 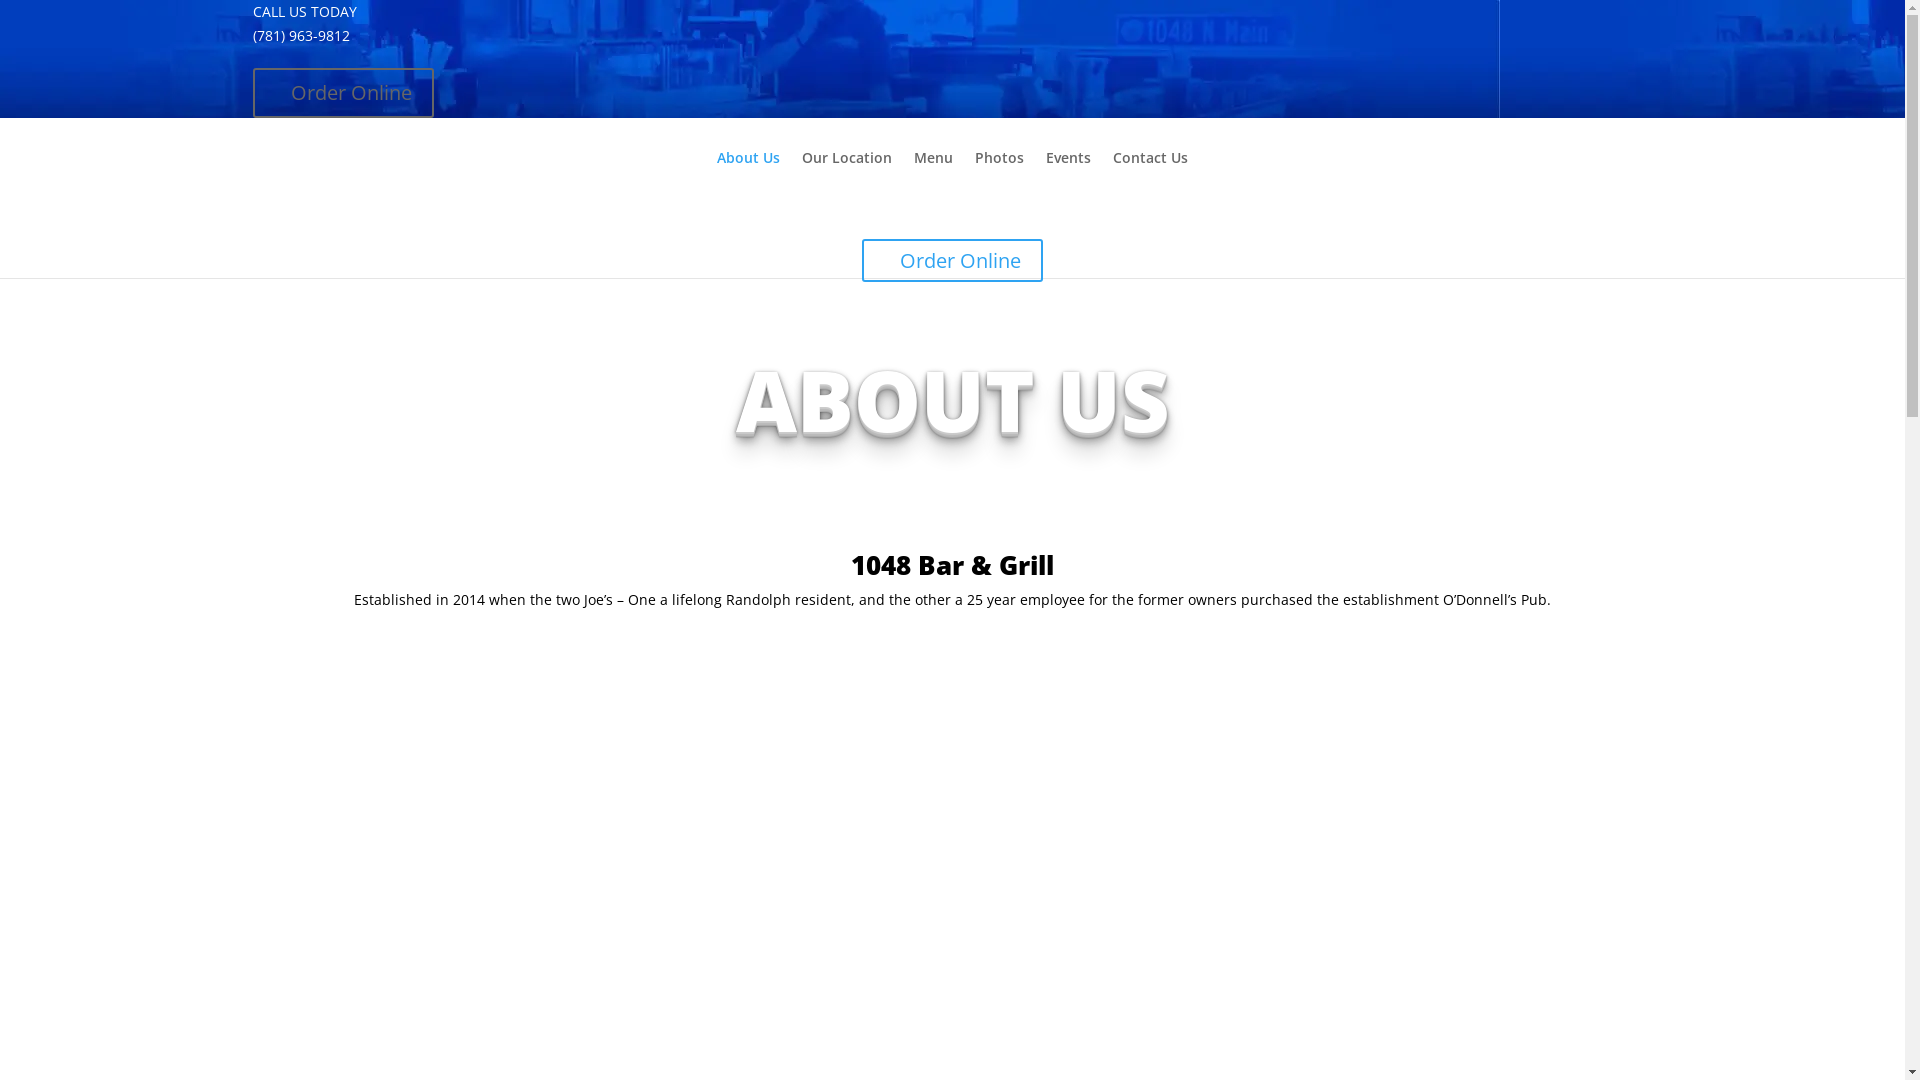 I want to click on 'Our Location', so click(x=801, y=173).